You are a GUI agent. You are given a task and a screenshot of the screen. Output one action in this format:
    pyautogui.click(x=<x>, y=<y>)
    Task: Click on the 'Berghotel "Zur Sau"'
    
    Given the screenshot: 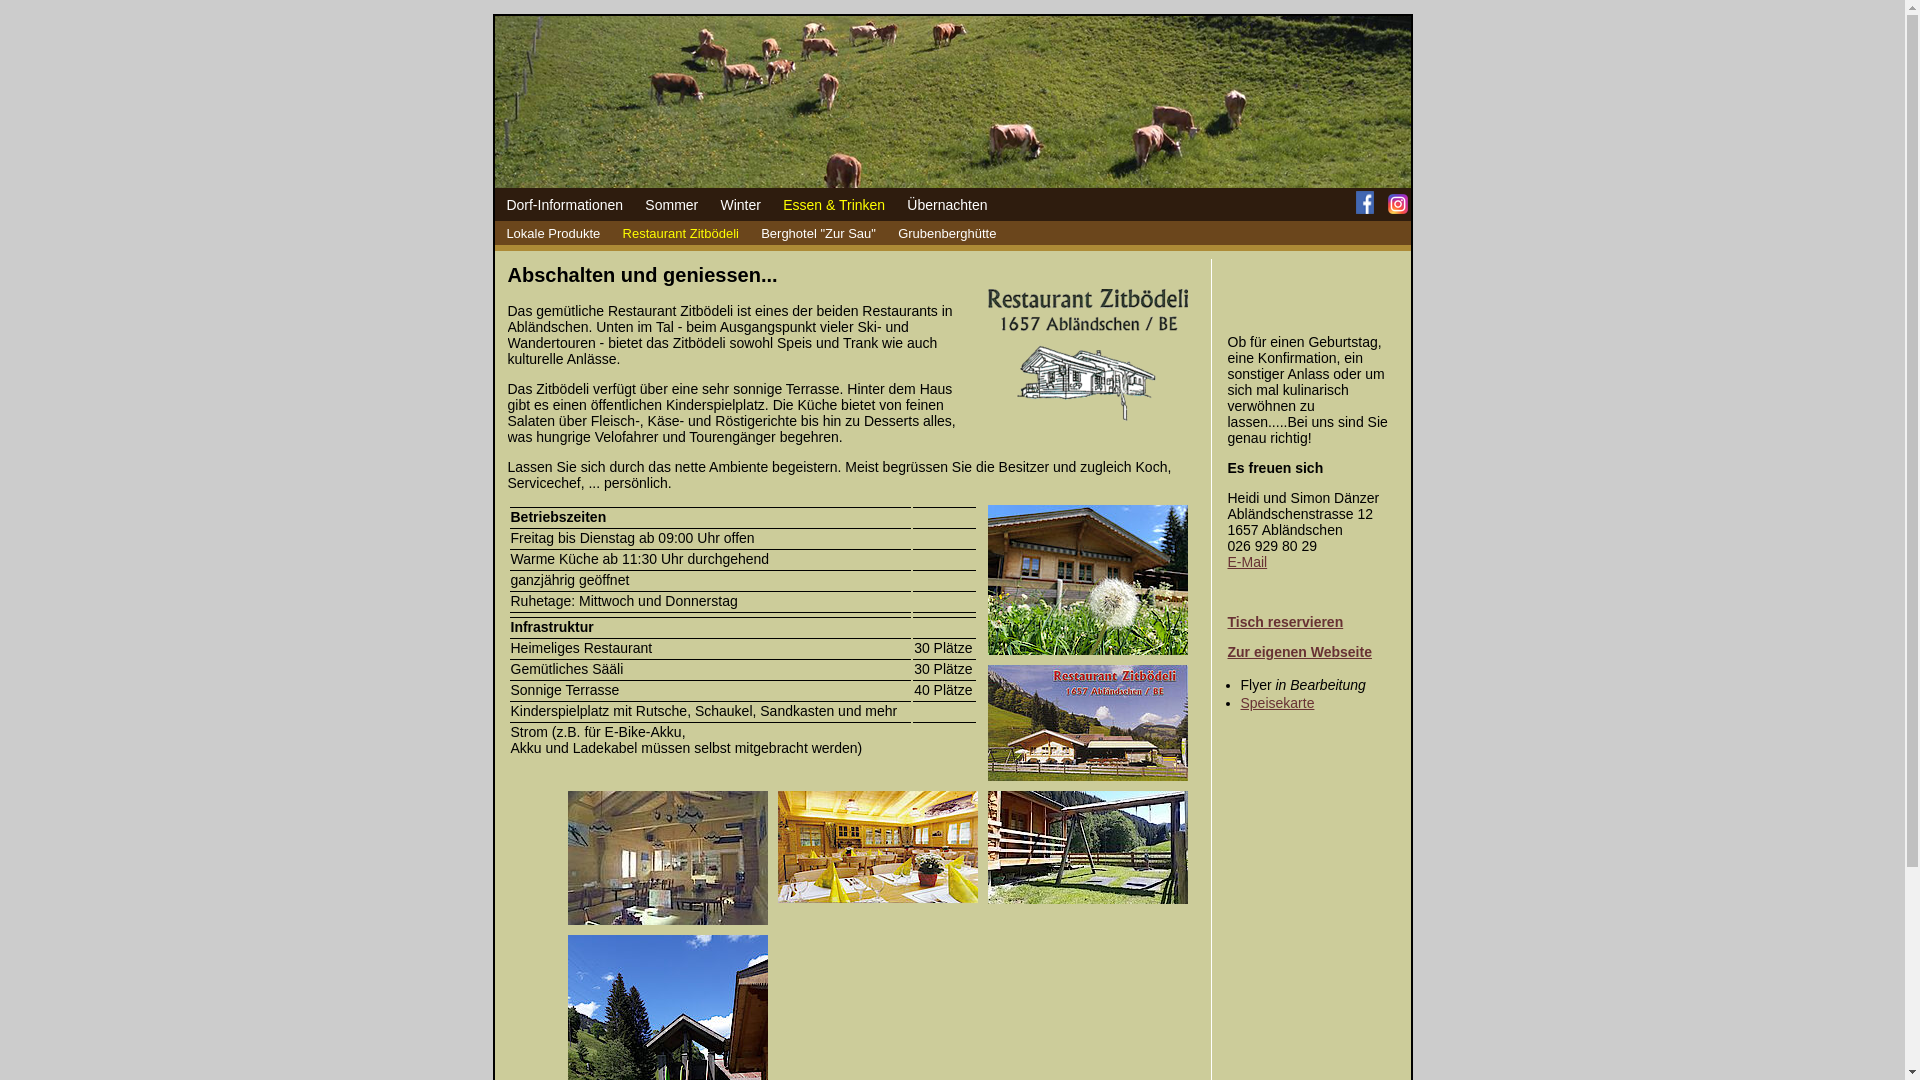 What is the action you would take?
    pyautogui.click(x=818, y=232)
    